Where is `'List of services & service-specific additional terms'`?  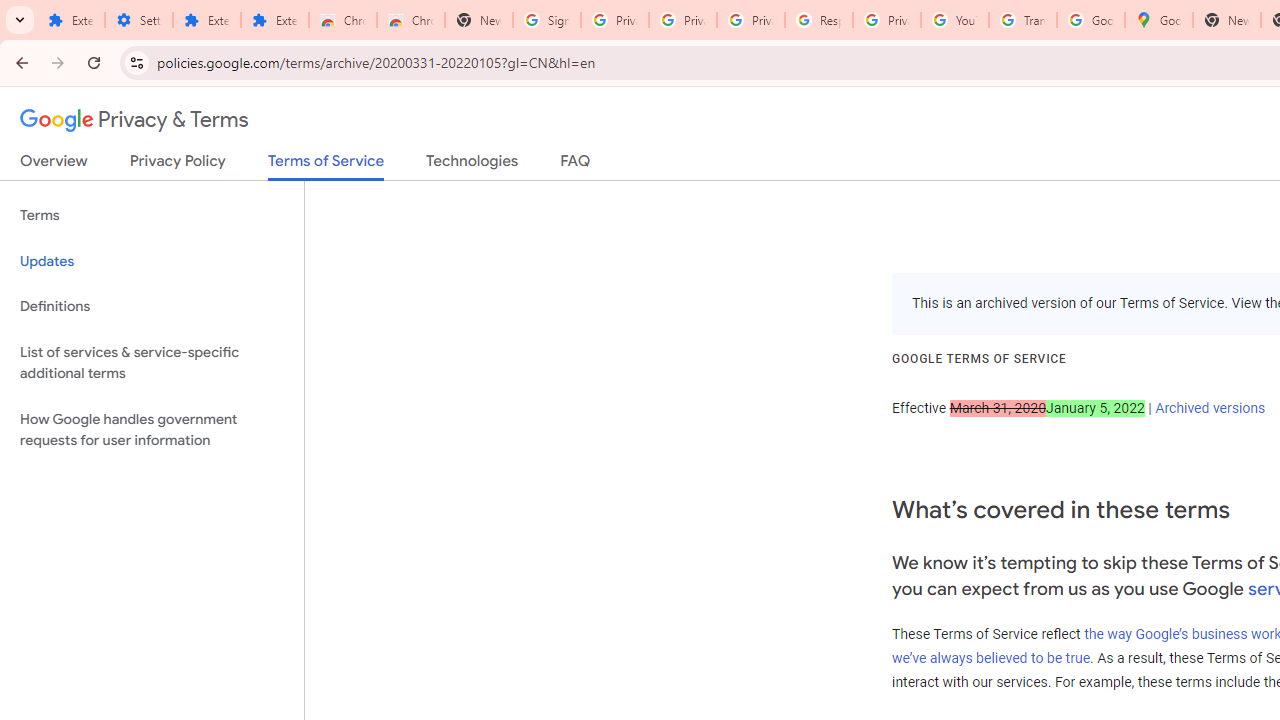 'List of services & service-specific additional terms' is located at coordinates (151, 362).